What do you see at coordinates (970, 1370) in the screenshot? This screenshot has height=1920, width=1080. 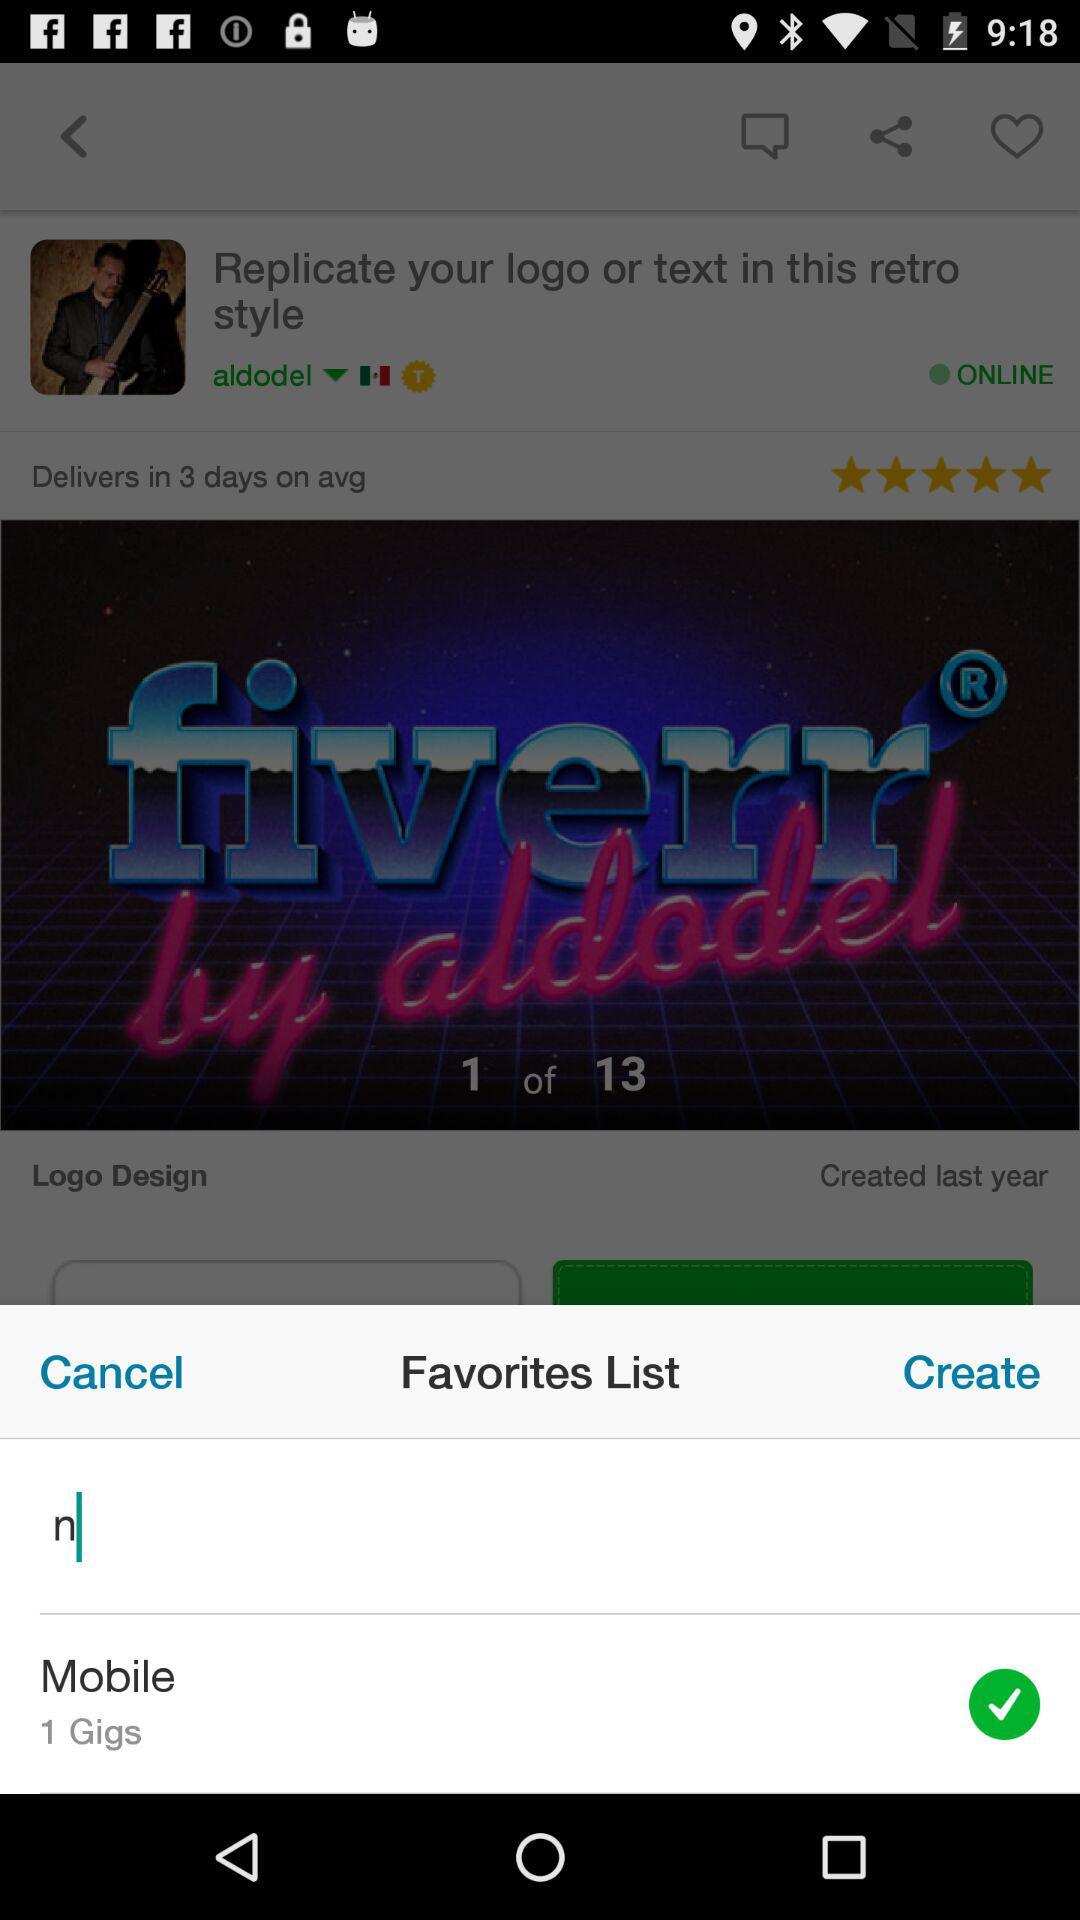 I see `the create item` at bounding box center [970, 1370].